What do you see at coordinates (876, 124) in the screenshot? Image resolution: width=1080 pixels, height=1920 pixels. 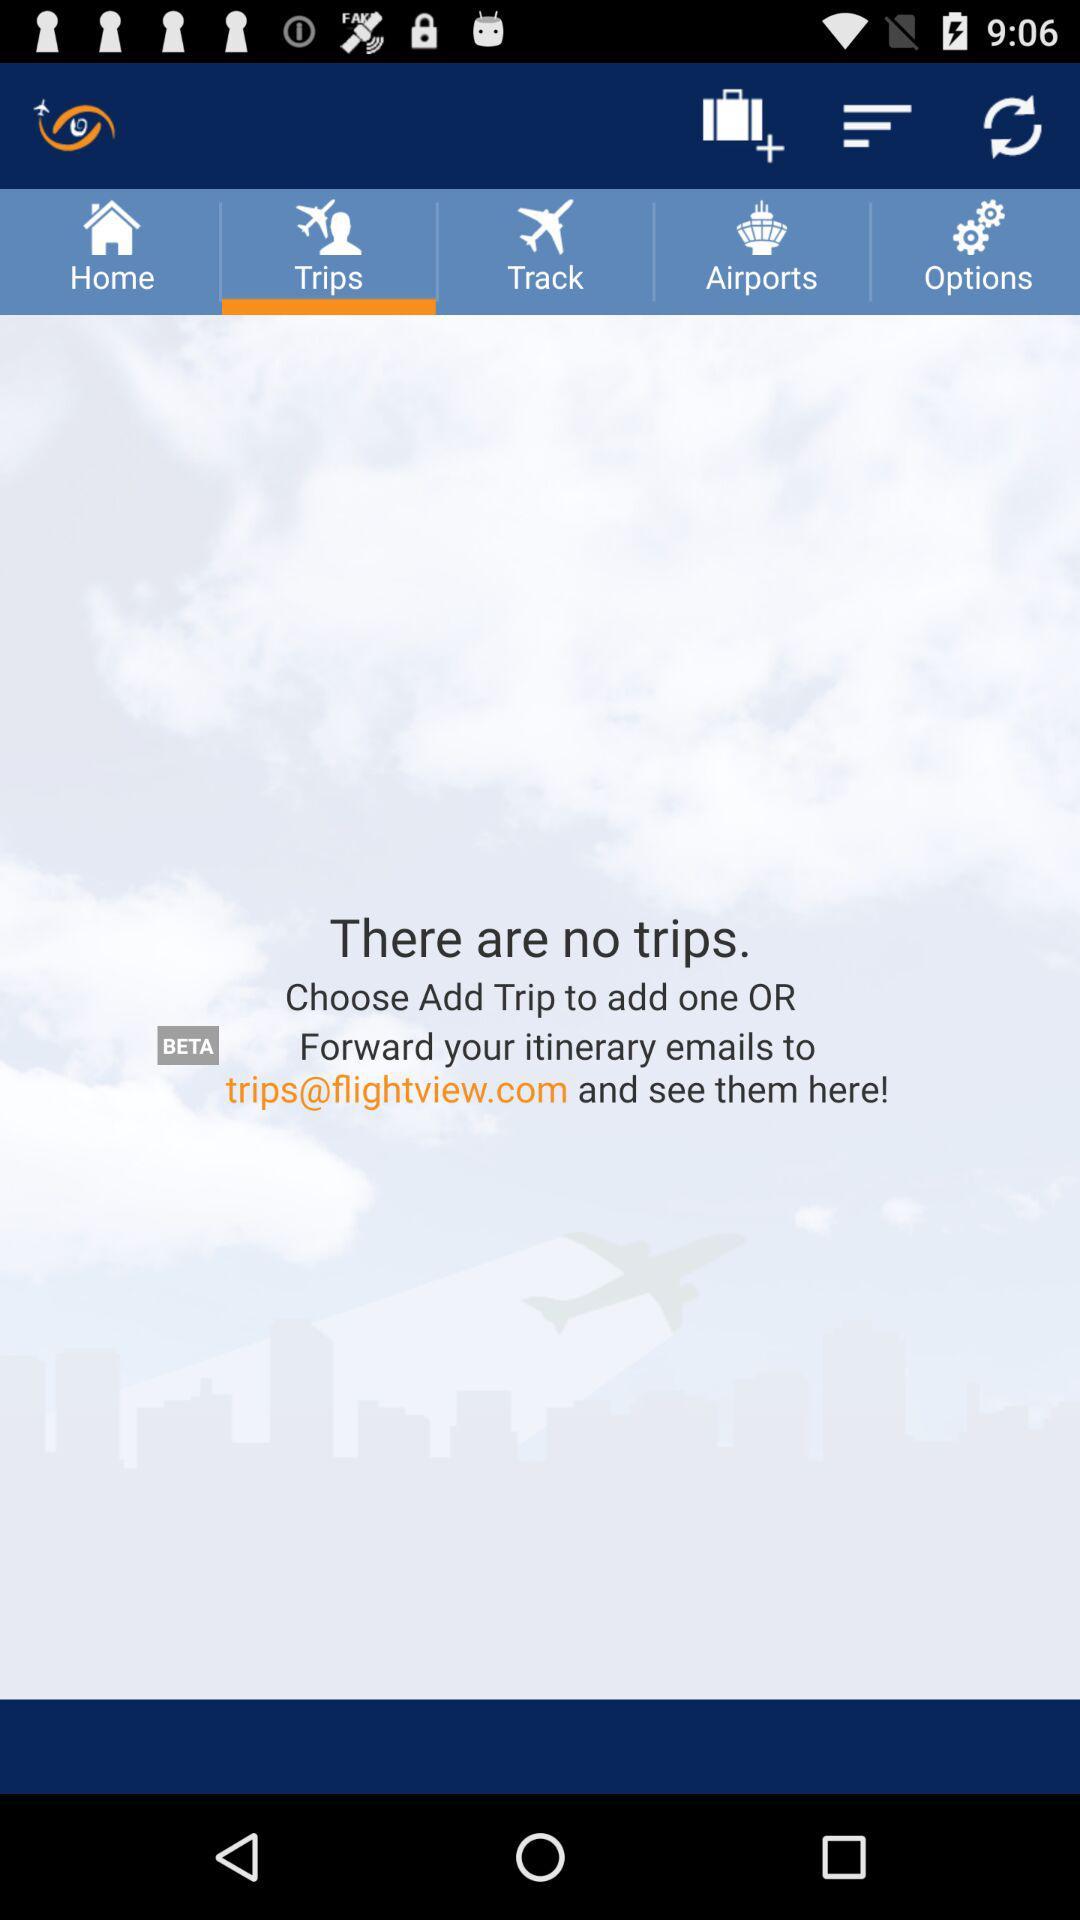 I see `the menu` at bounding box center [876, 124].